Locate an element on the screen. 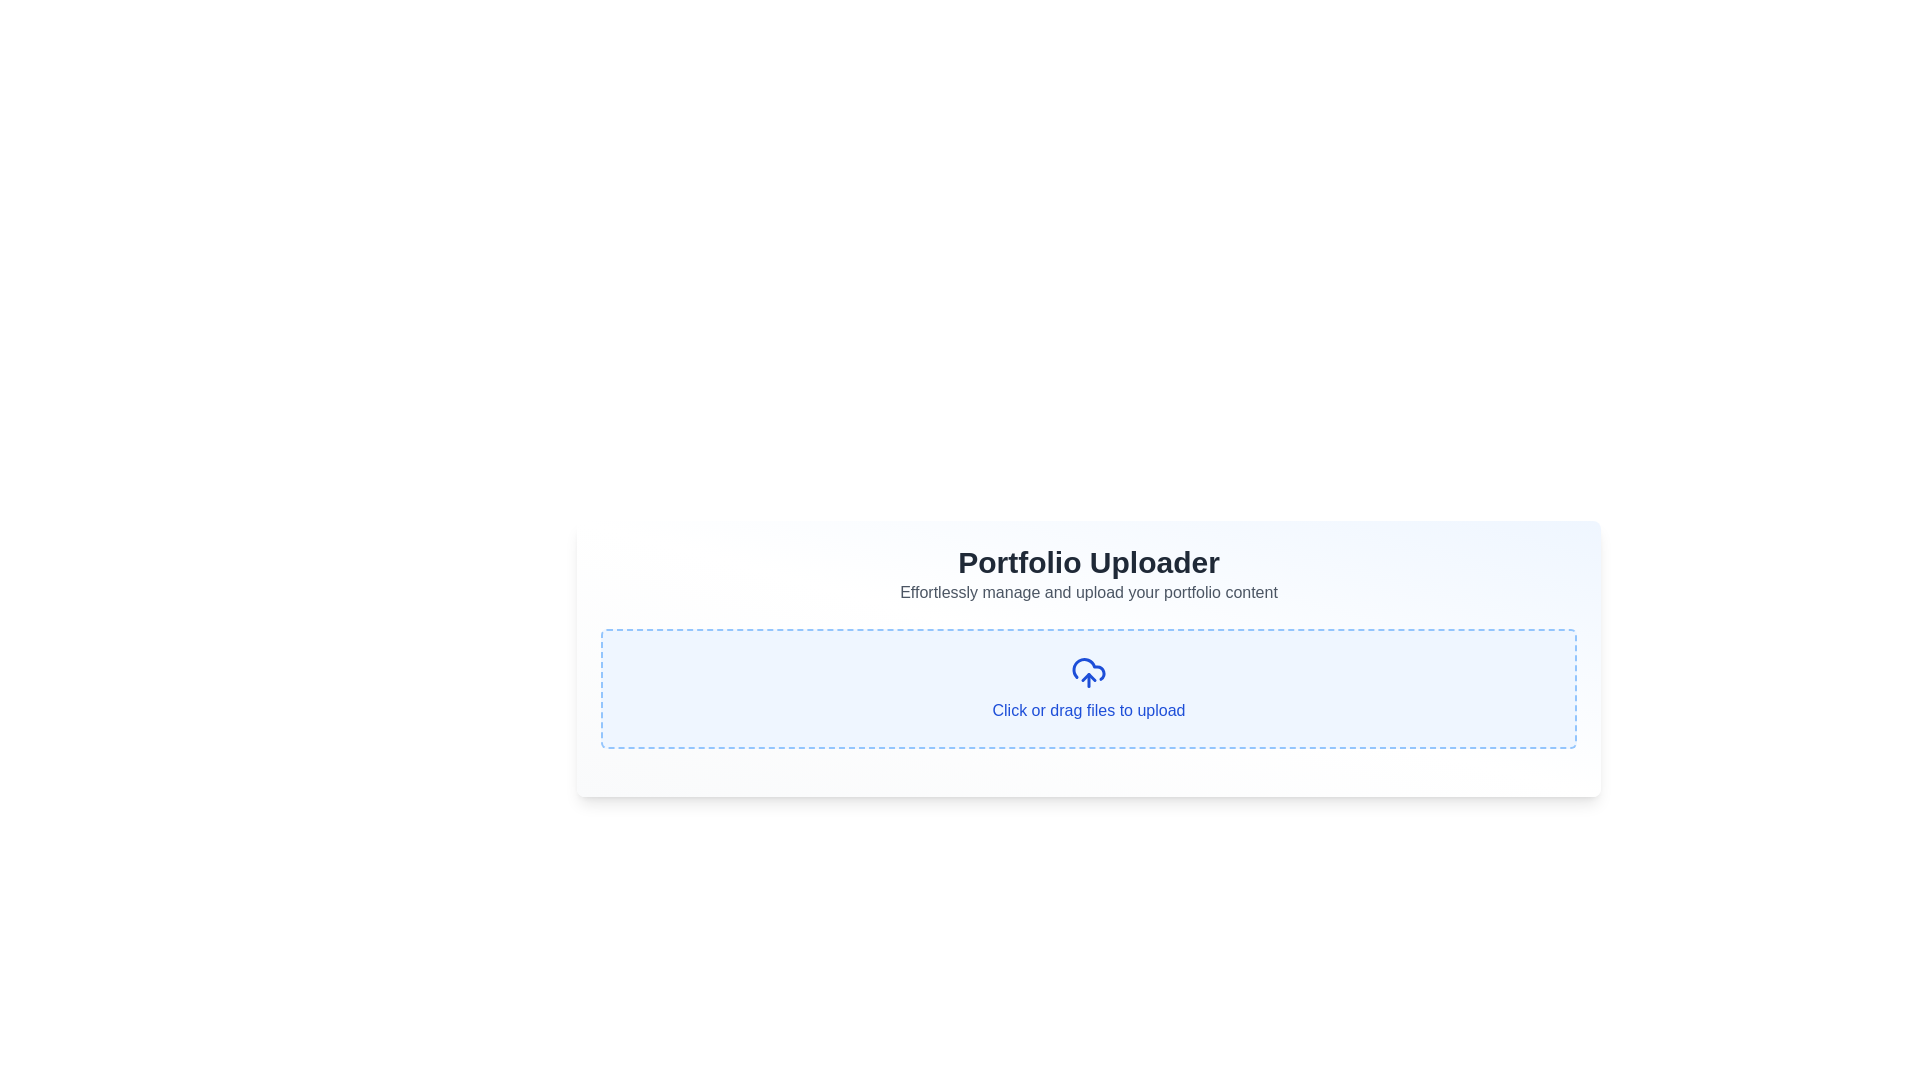 The image size is (1920, 1080). instructions from the text label that says 'Click or drag files to upload', located at the center bottom of the upload area with dashed borders is located at coordinates (1088, 709).